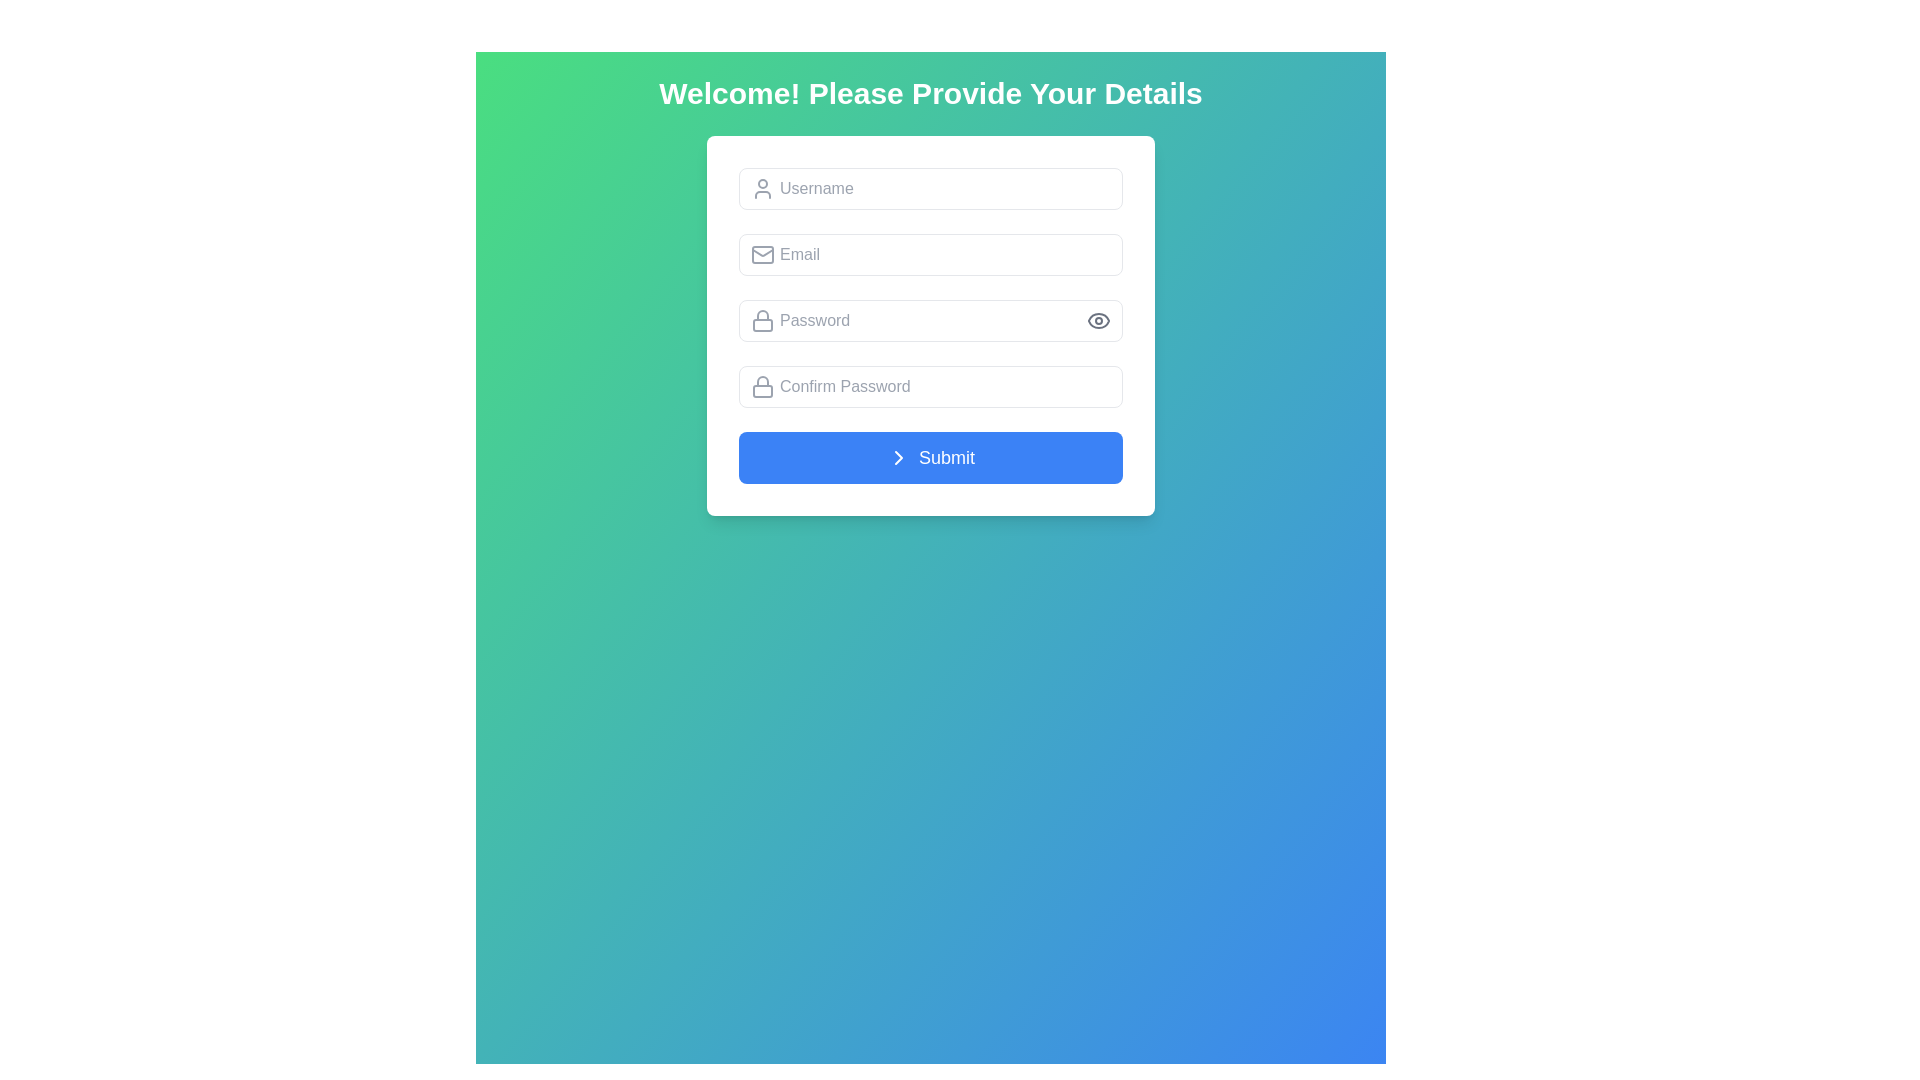  I want to click on the small rectangle with rounded corners that represents the body of the lock icon adjacent to the 'Confirm Password' input field, so click(762, 391).